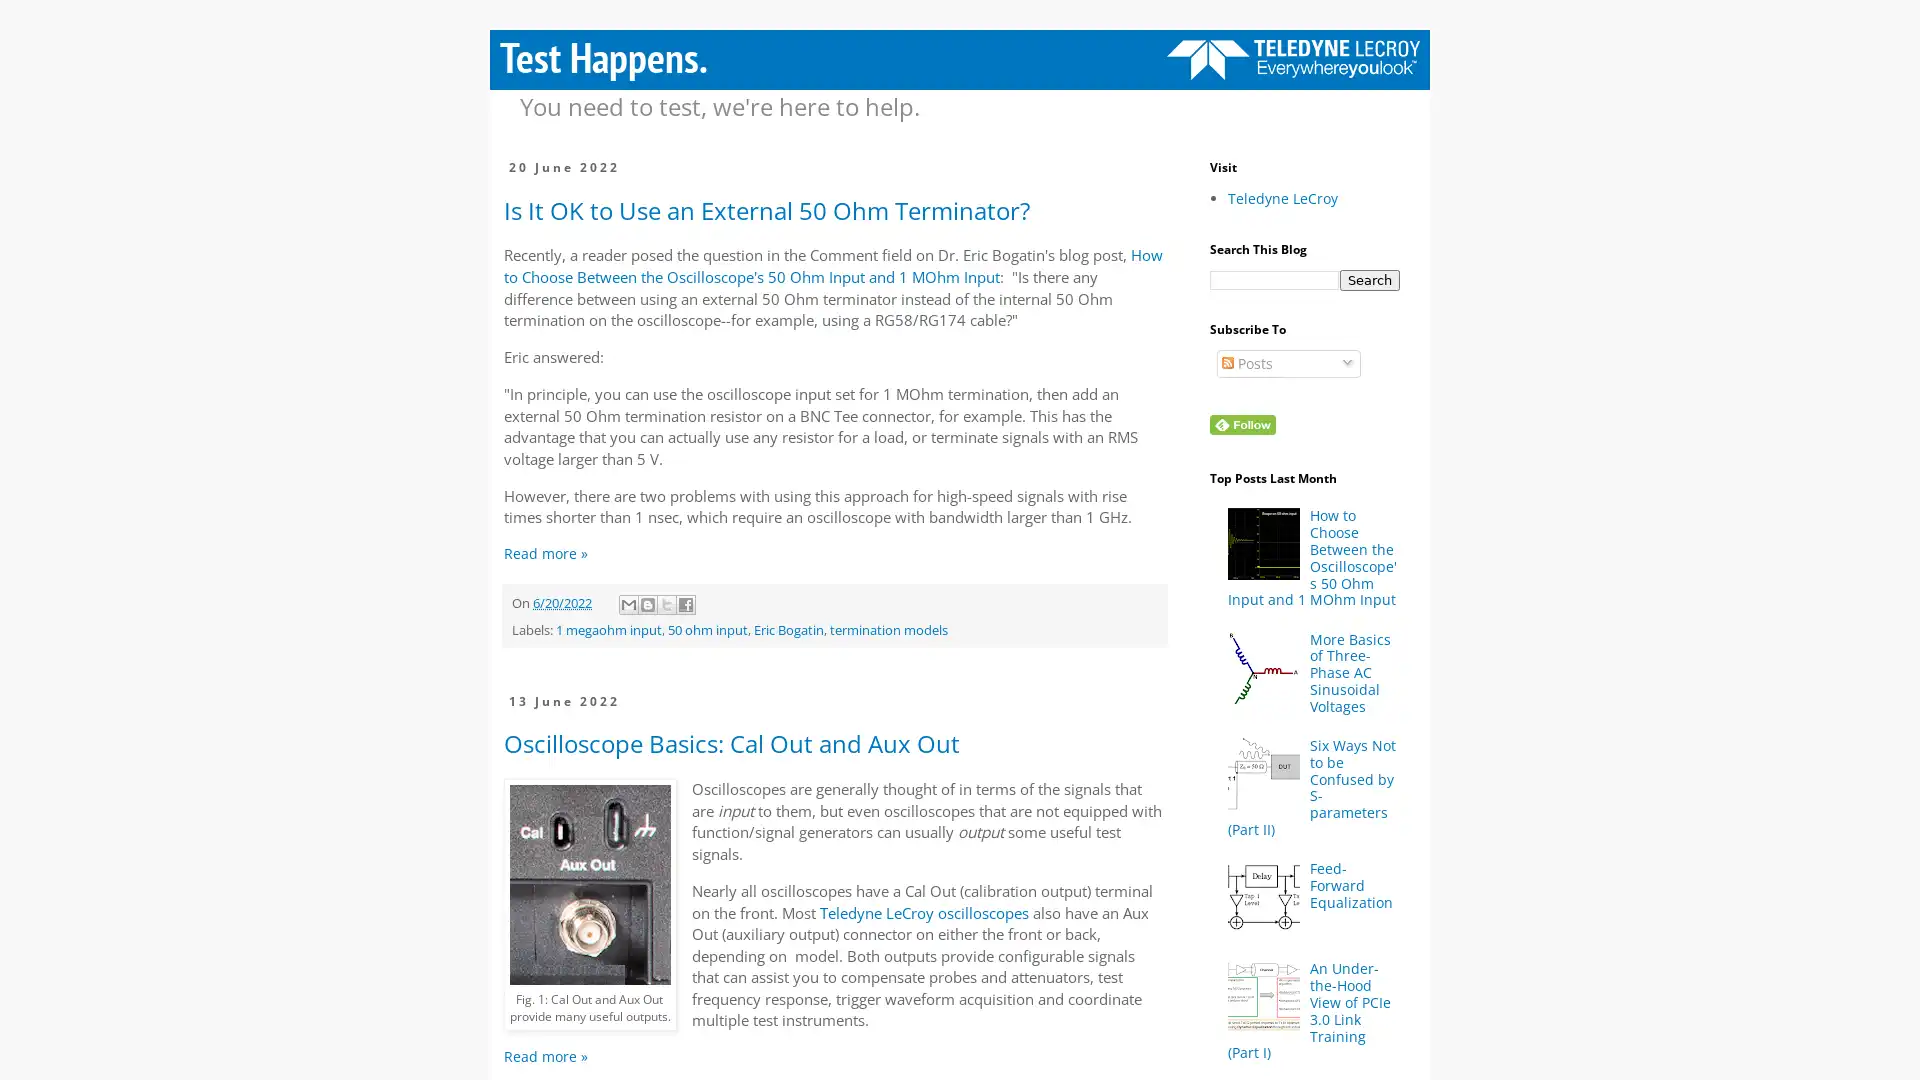  I want to click on Search, so click(1368, 280).